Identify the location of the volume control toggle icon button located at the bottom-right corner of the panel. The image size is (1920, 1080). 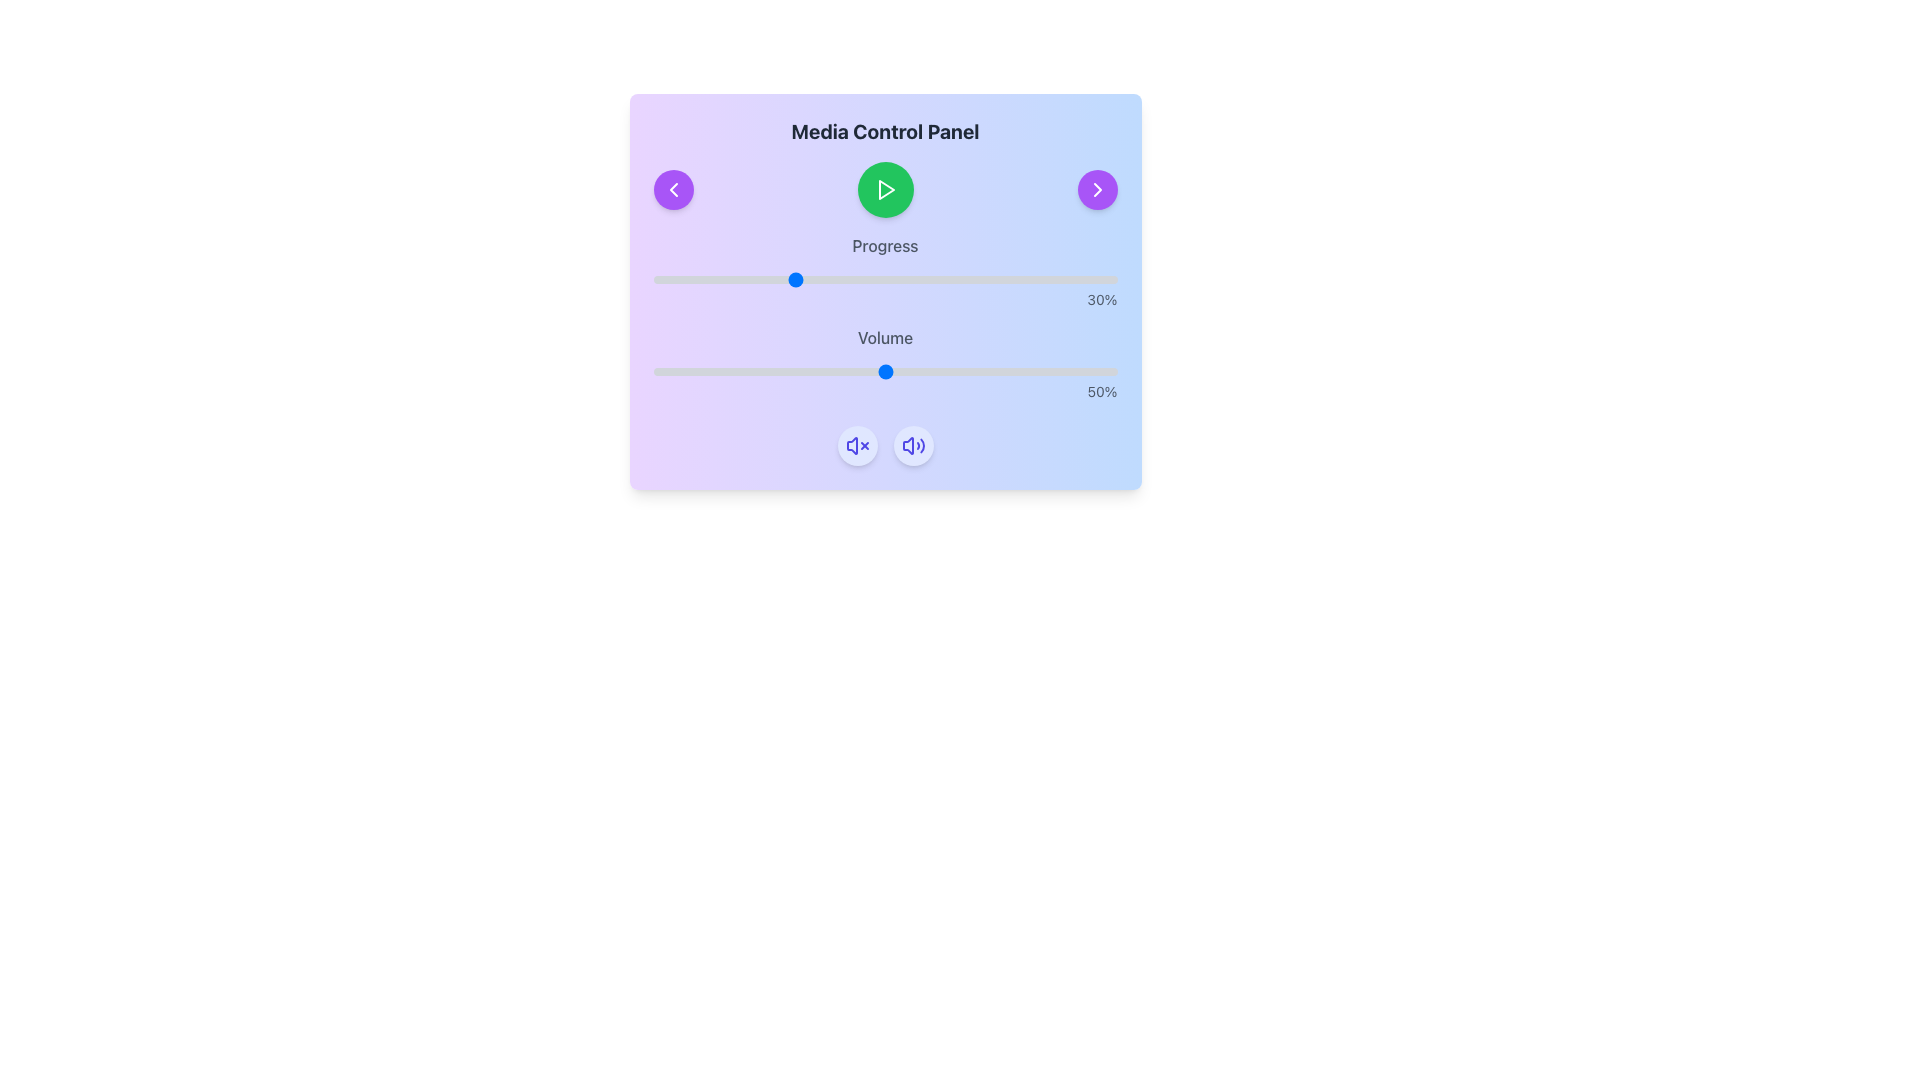
(857, 445).